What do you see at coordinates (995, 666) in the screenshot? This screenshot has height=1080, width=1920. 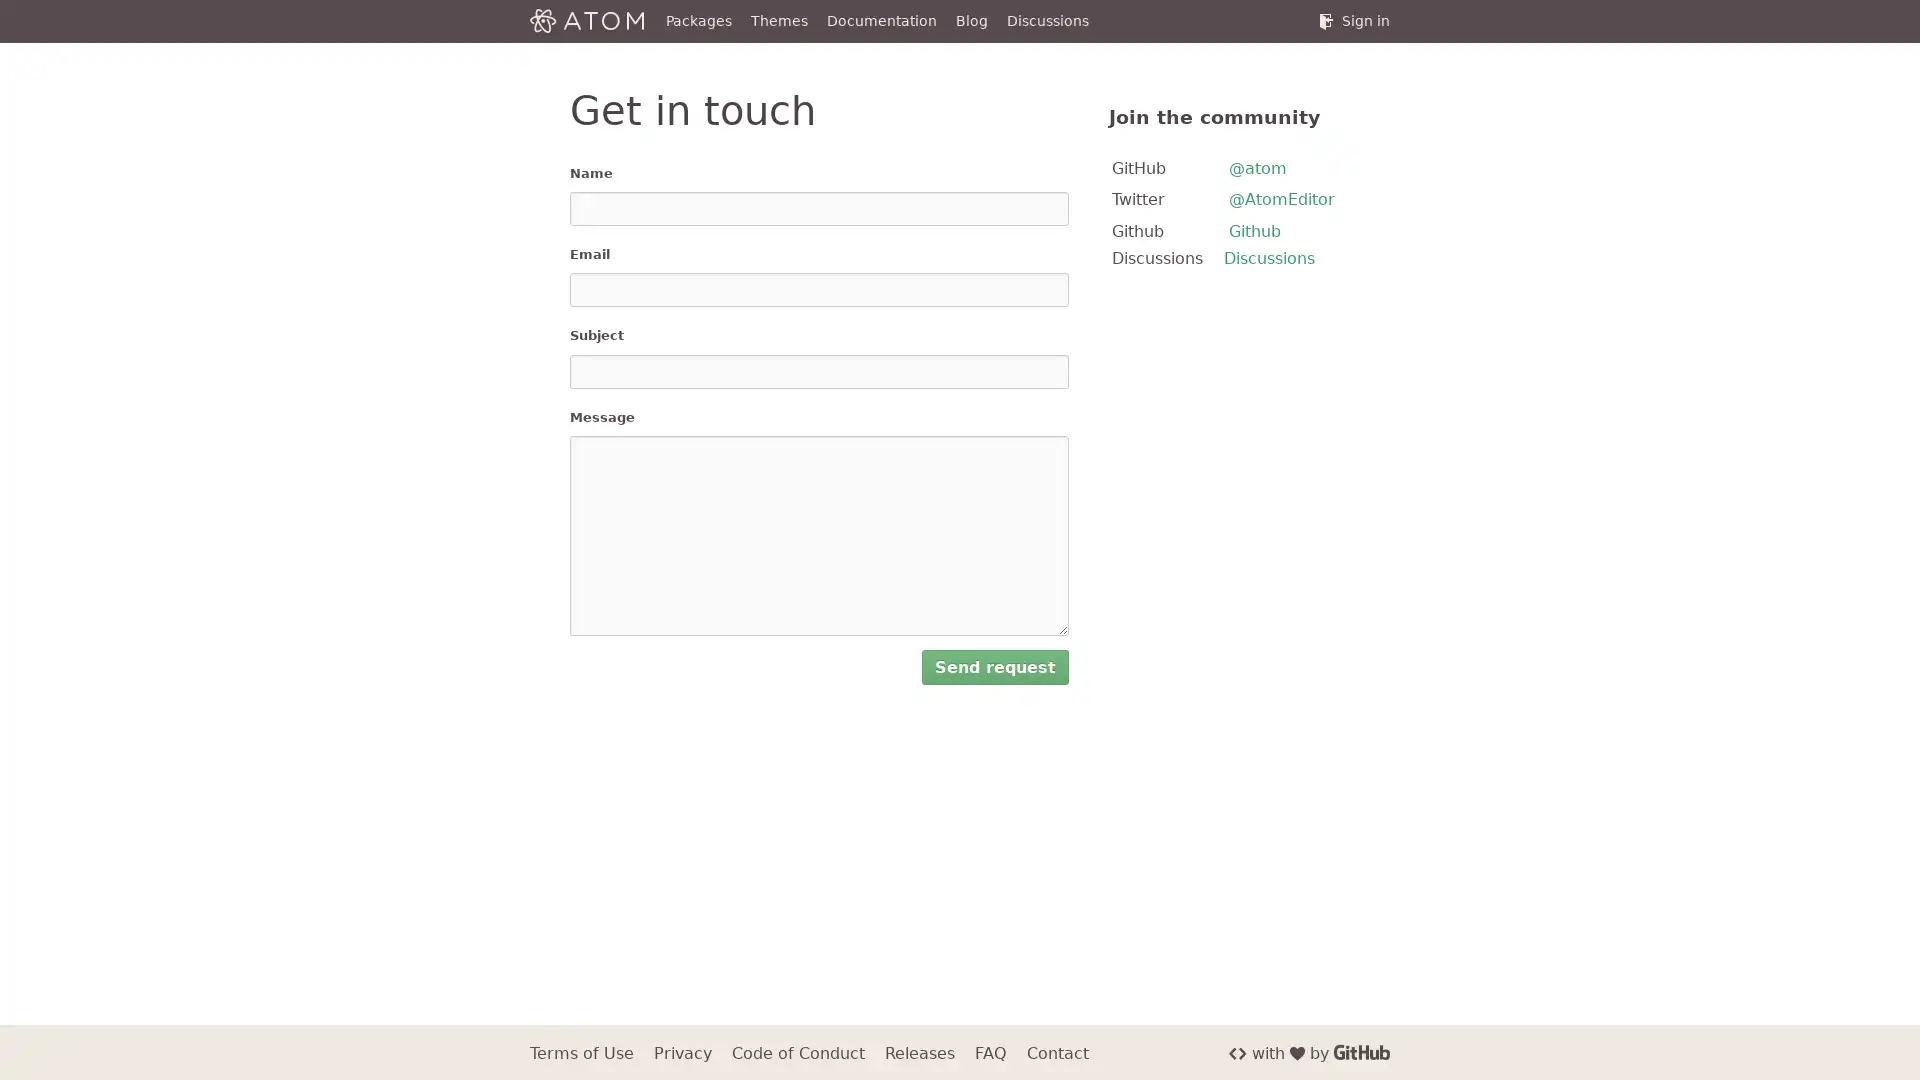 I see `Send request` at bounding box center [995, 666].